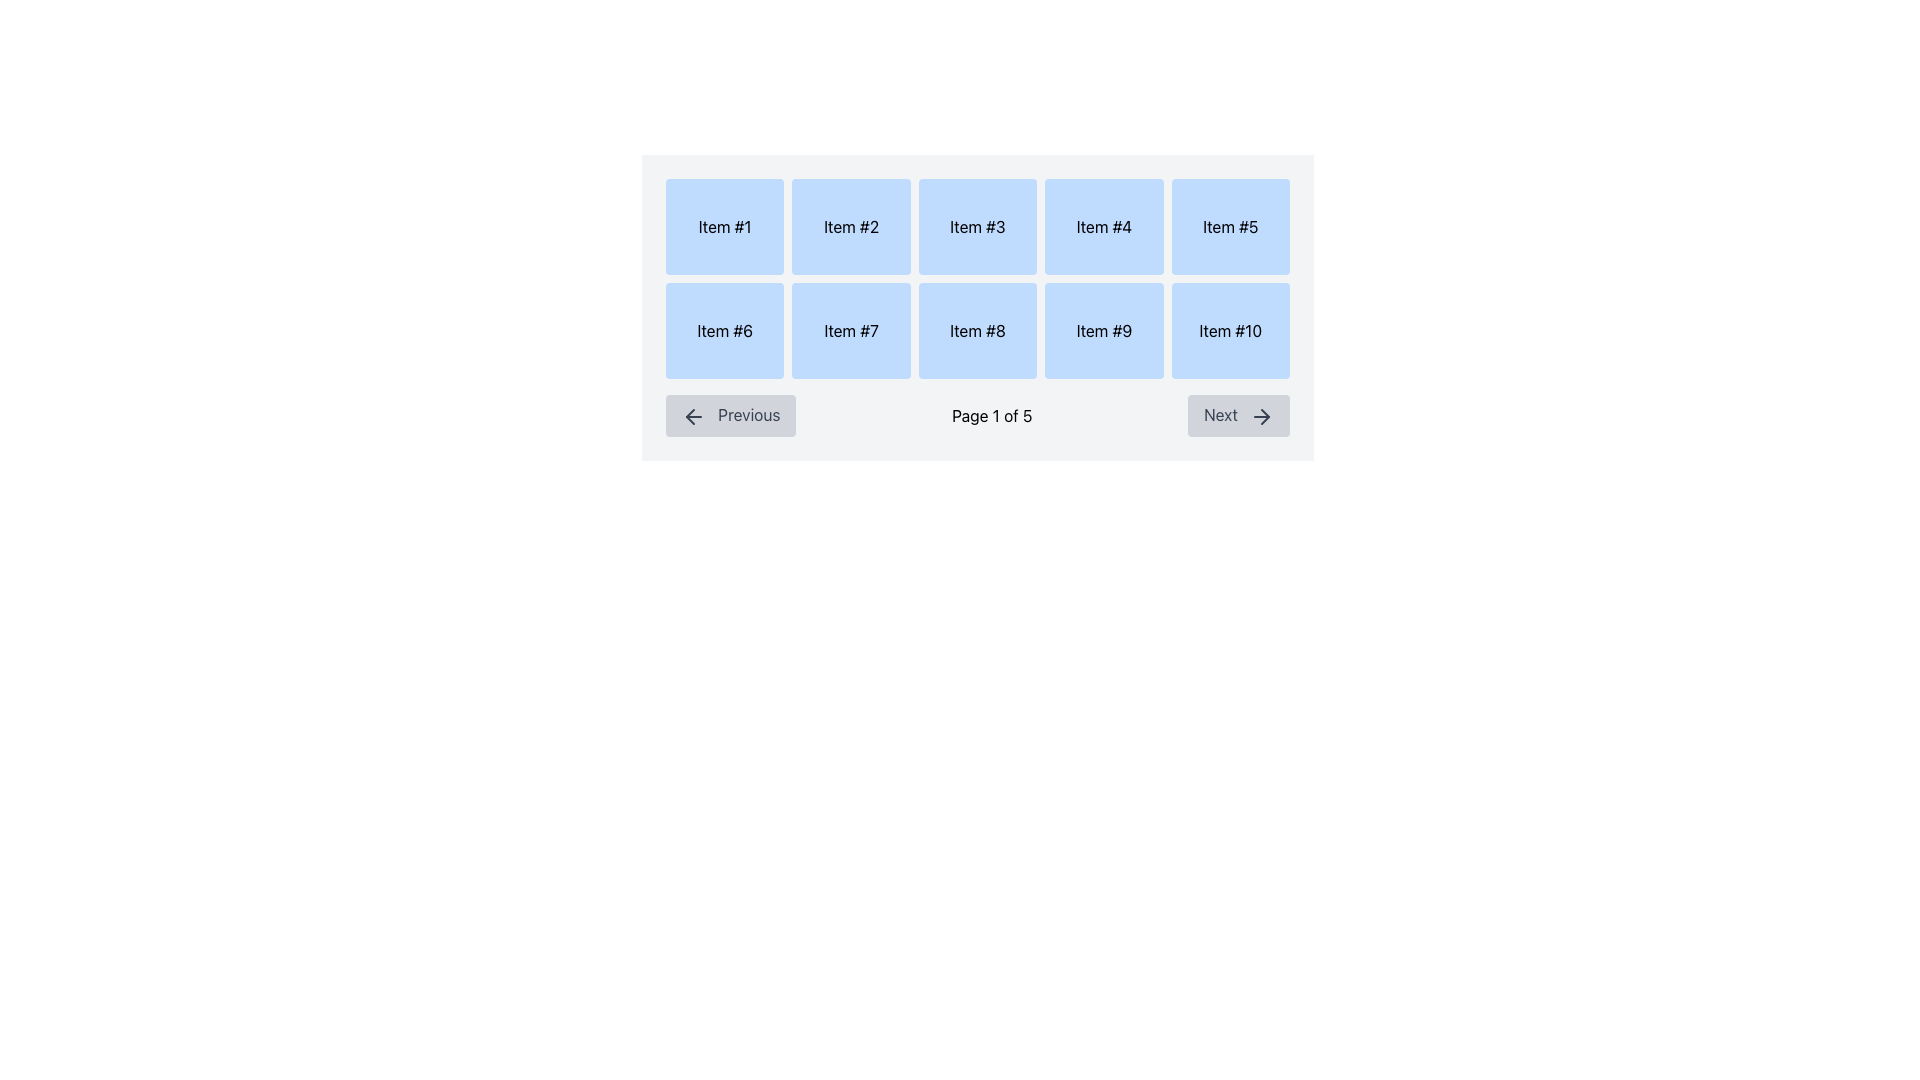 The width and height of the screenshot is (1920, 1080). I want to click on the visual indicator of the 'Previous' button, which is located at the bottom-left corner of the interface, adjacent to the pagination information and left of the 'Page 1 of 5' text, so click(694, 415).